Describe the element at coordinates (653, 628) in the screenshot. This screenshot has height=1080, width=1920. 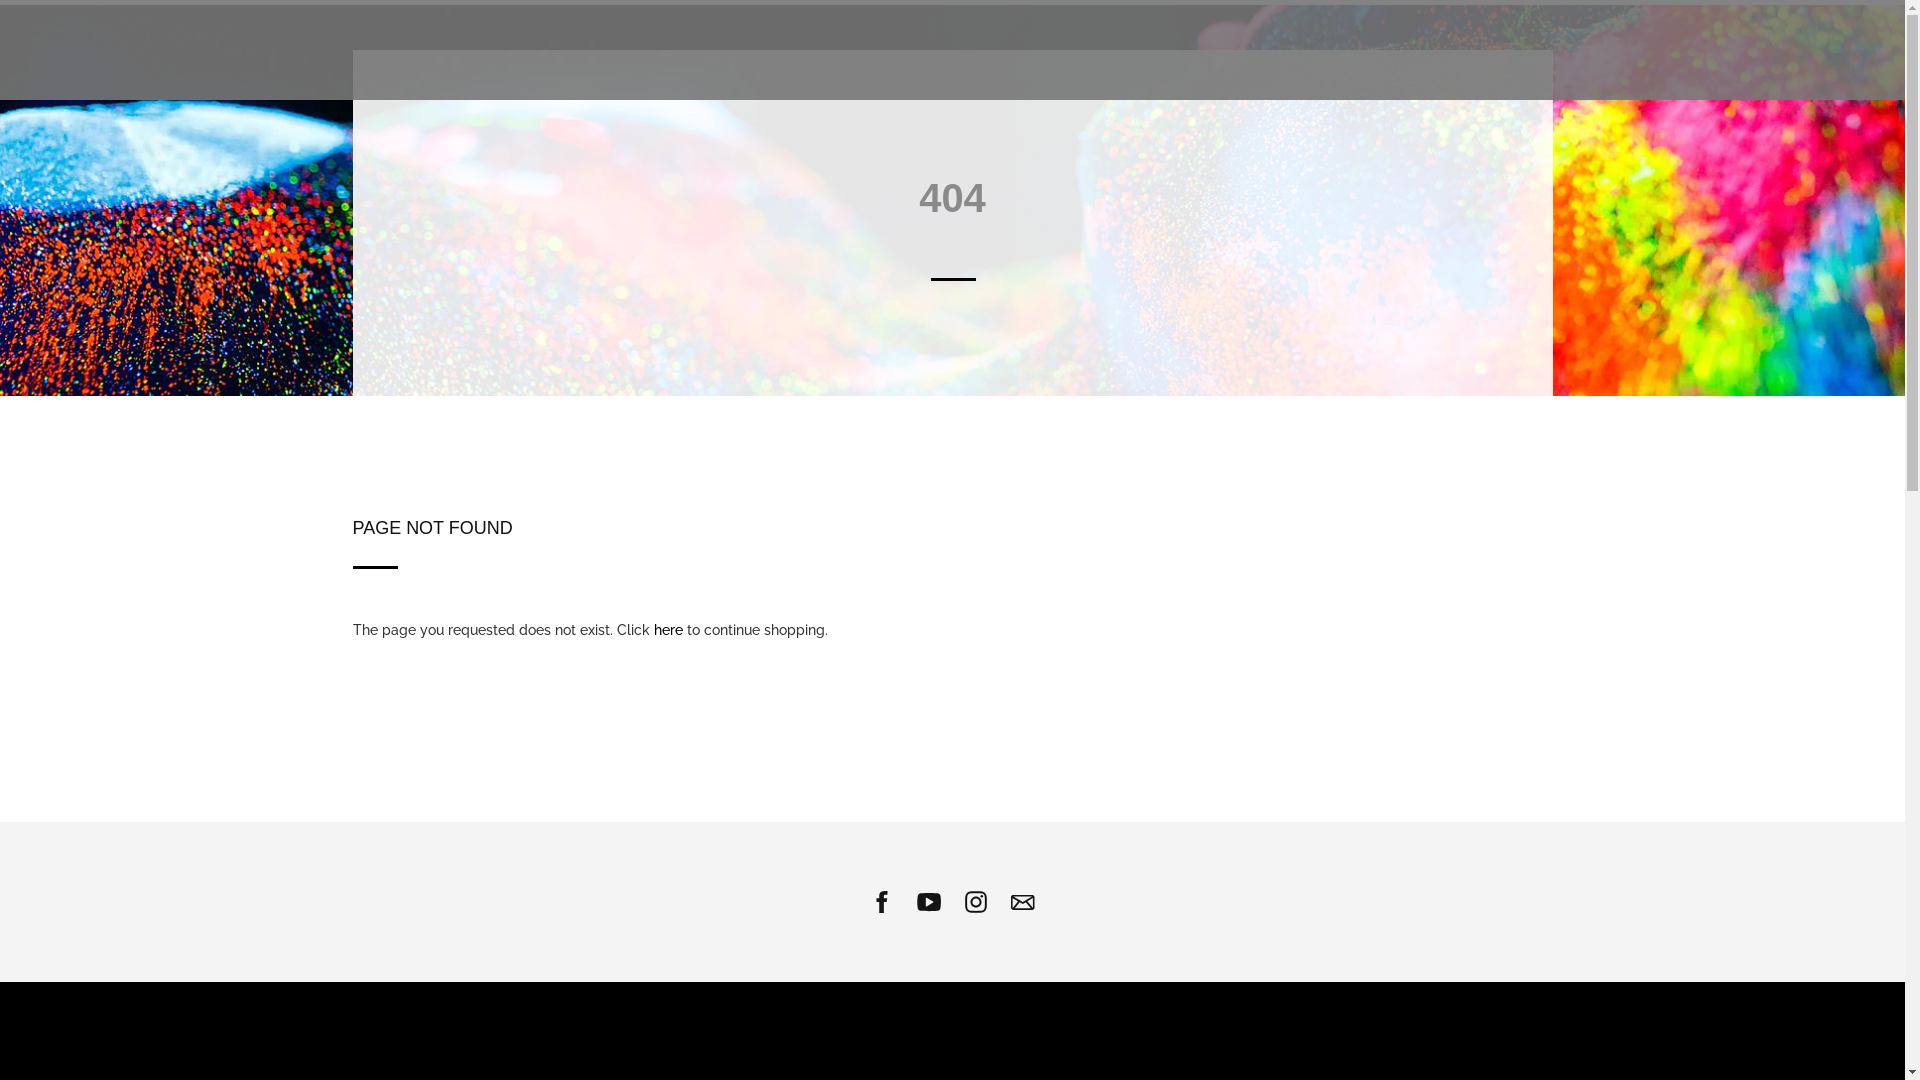
I see `'here'` at that location.